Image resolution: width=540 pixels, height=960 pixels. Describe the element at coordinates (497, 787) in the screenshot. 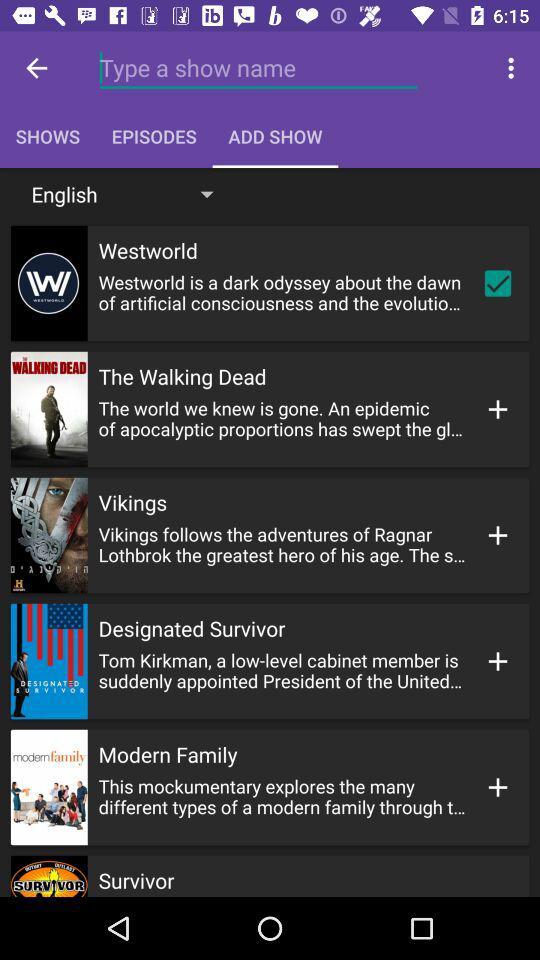

I see `the last  symbol from the top places at the bottom right corner of the page` at that location.